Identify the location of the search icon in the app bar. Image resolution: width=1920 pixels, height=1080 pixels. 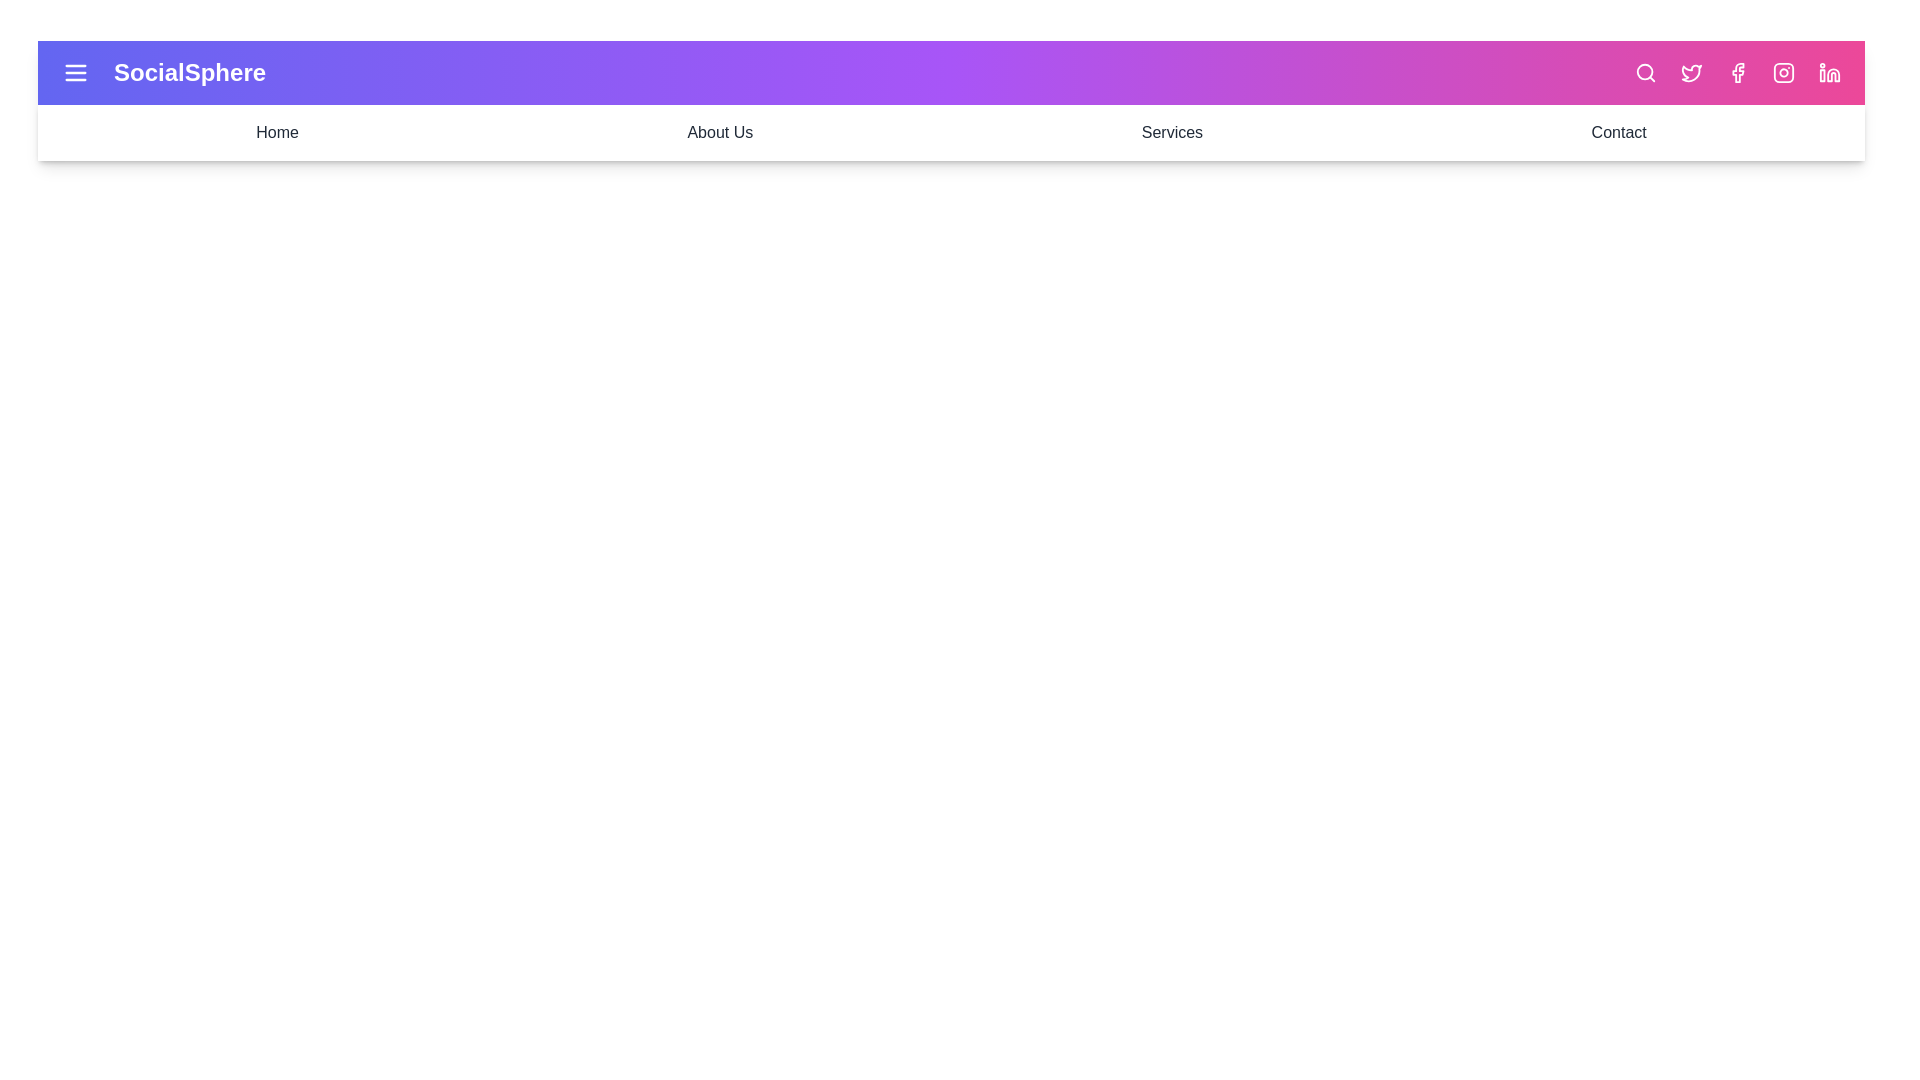
(1646, 72).